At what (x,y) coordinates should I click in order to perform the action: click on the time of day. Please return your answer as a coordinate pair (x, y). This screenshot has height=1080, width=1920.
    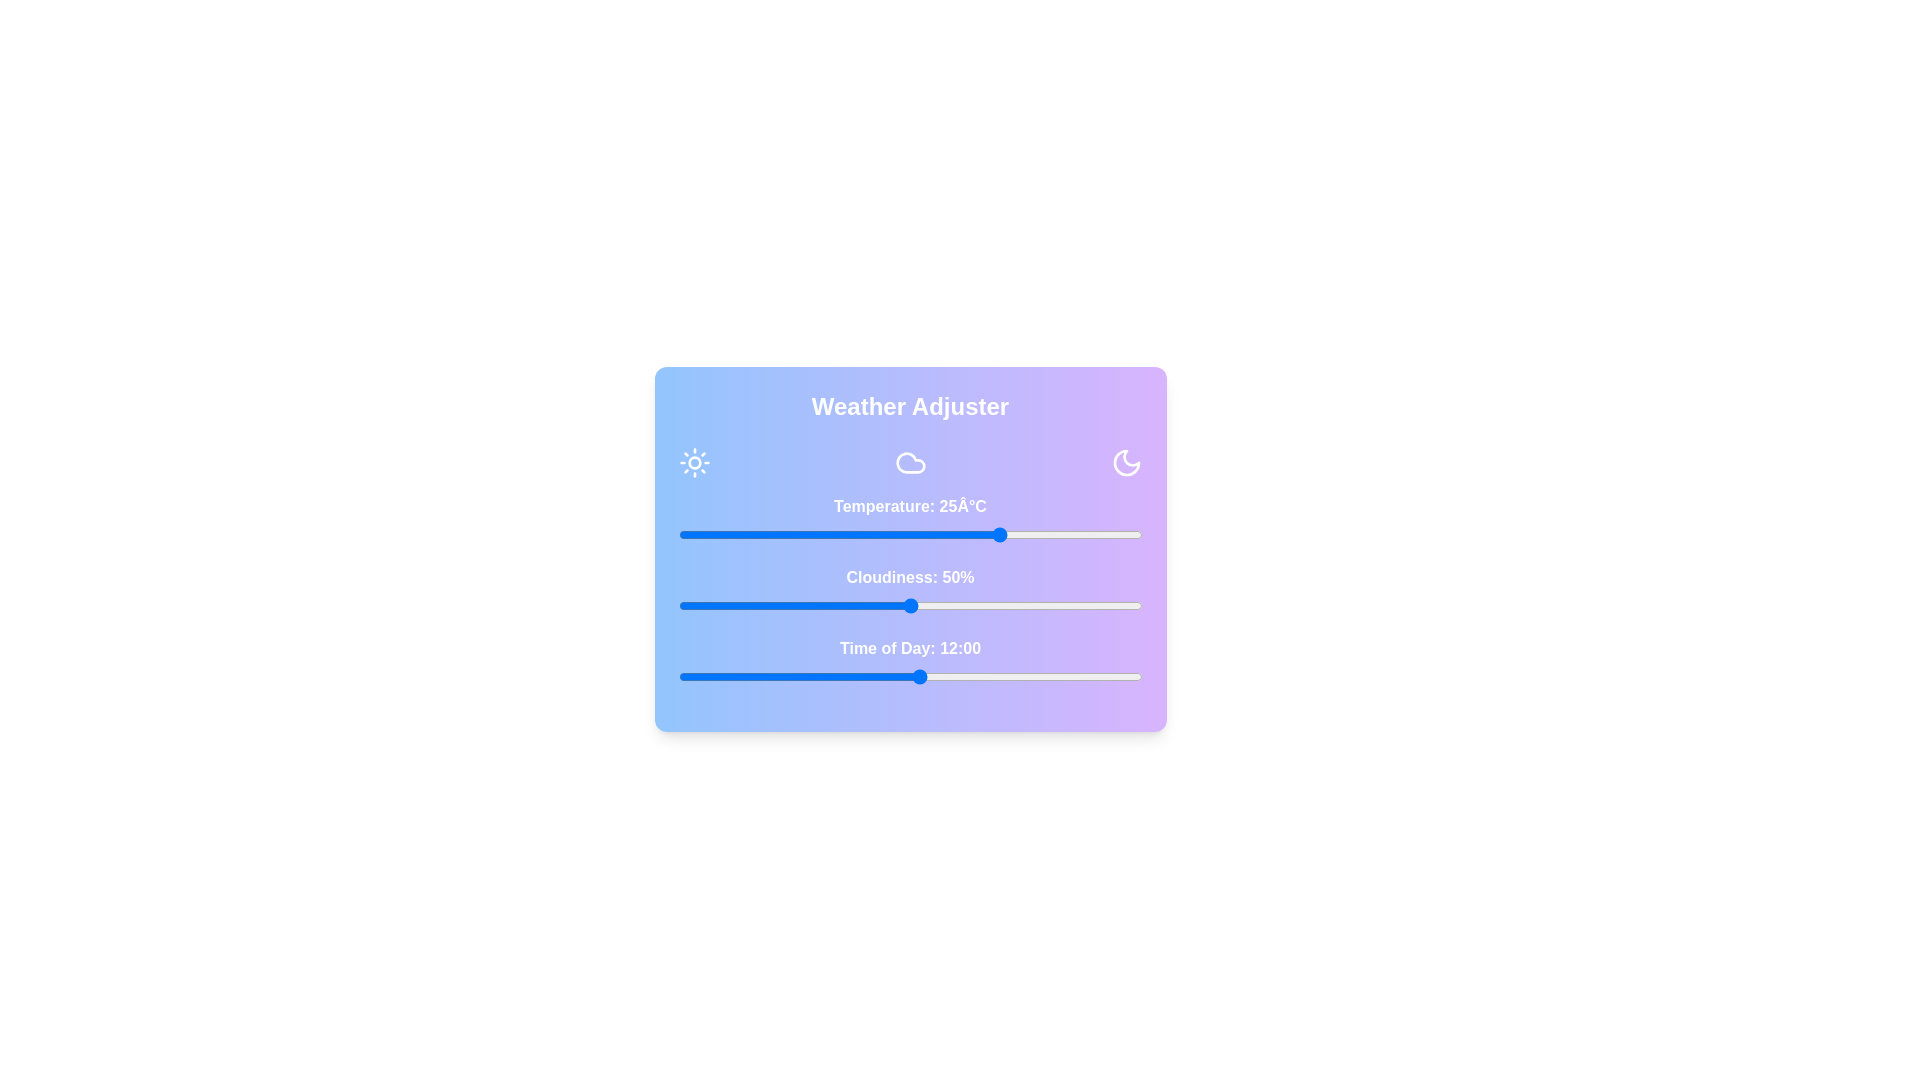
    Looking at the image, I should click on (919, 676).